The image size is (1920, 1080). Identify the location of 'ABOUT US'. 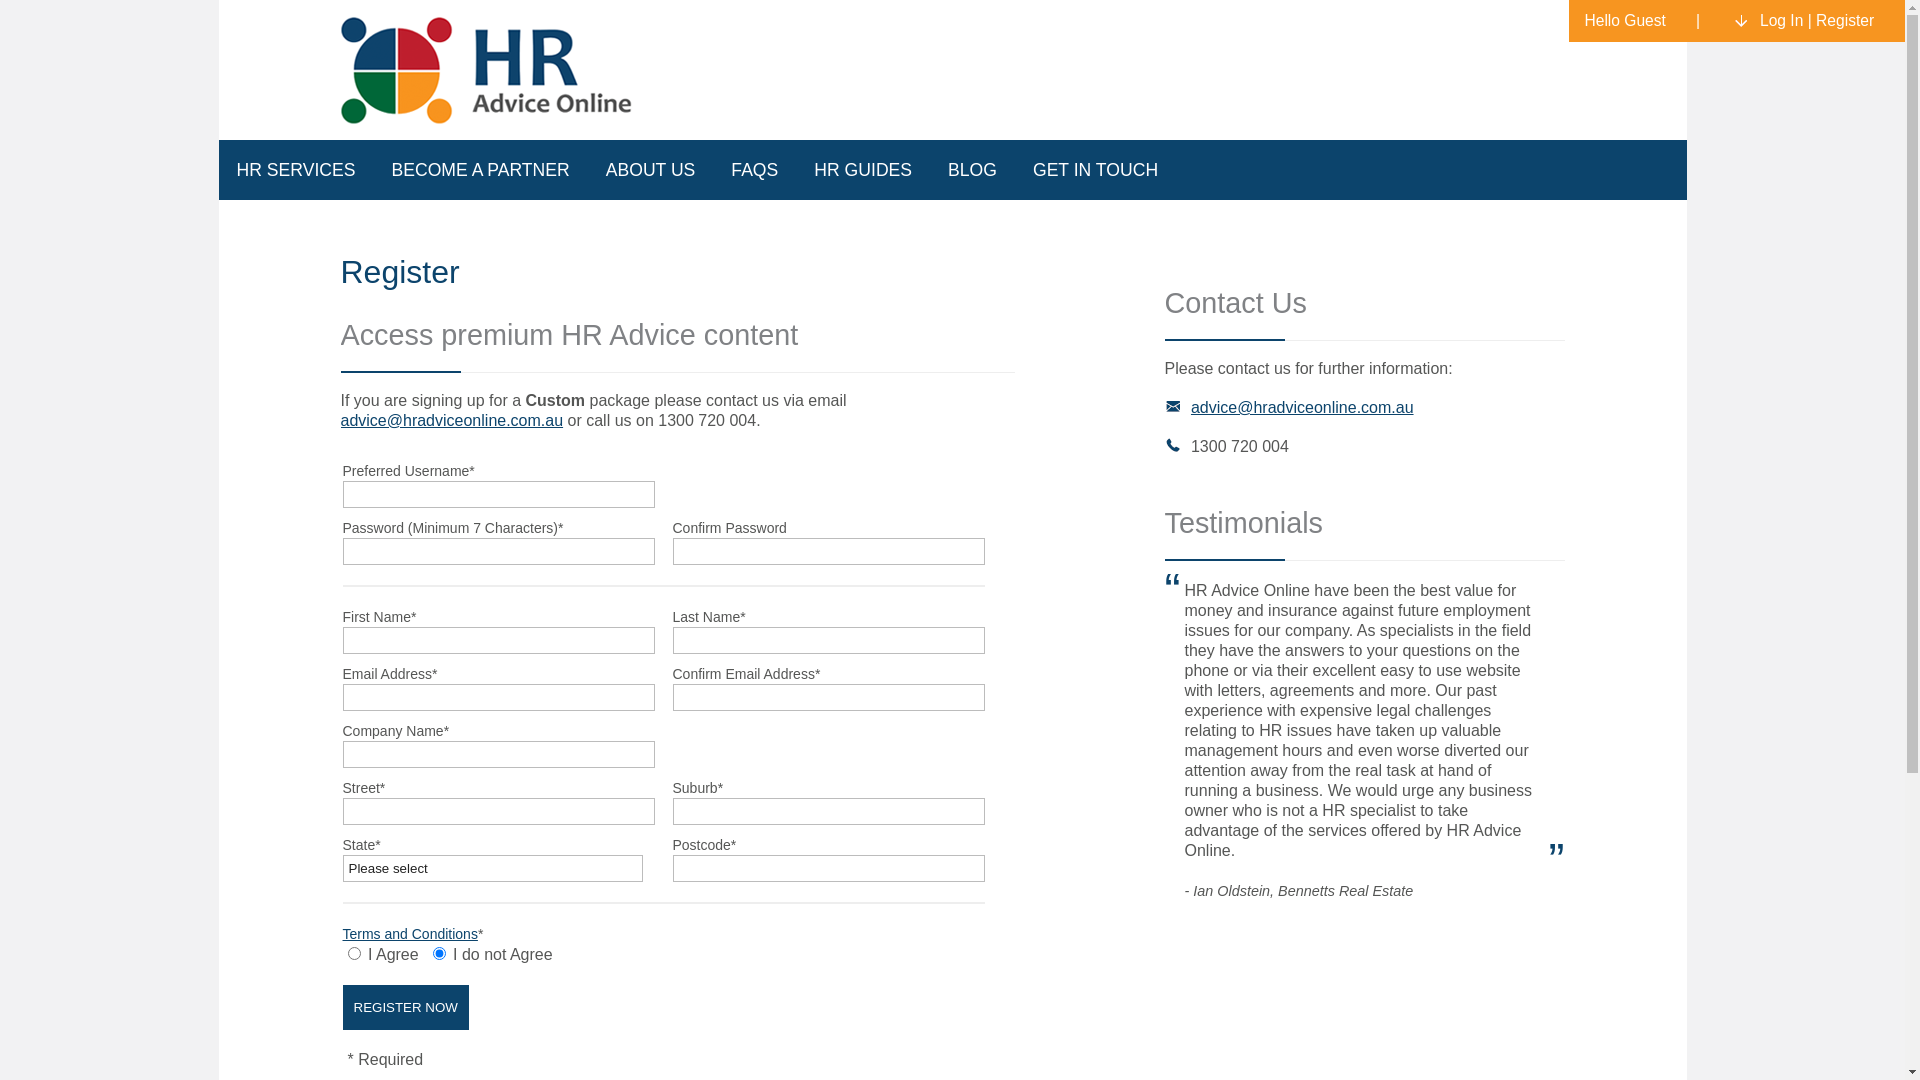
(587, 168).